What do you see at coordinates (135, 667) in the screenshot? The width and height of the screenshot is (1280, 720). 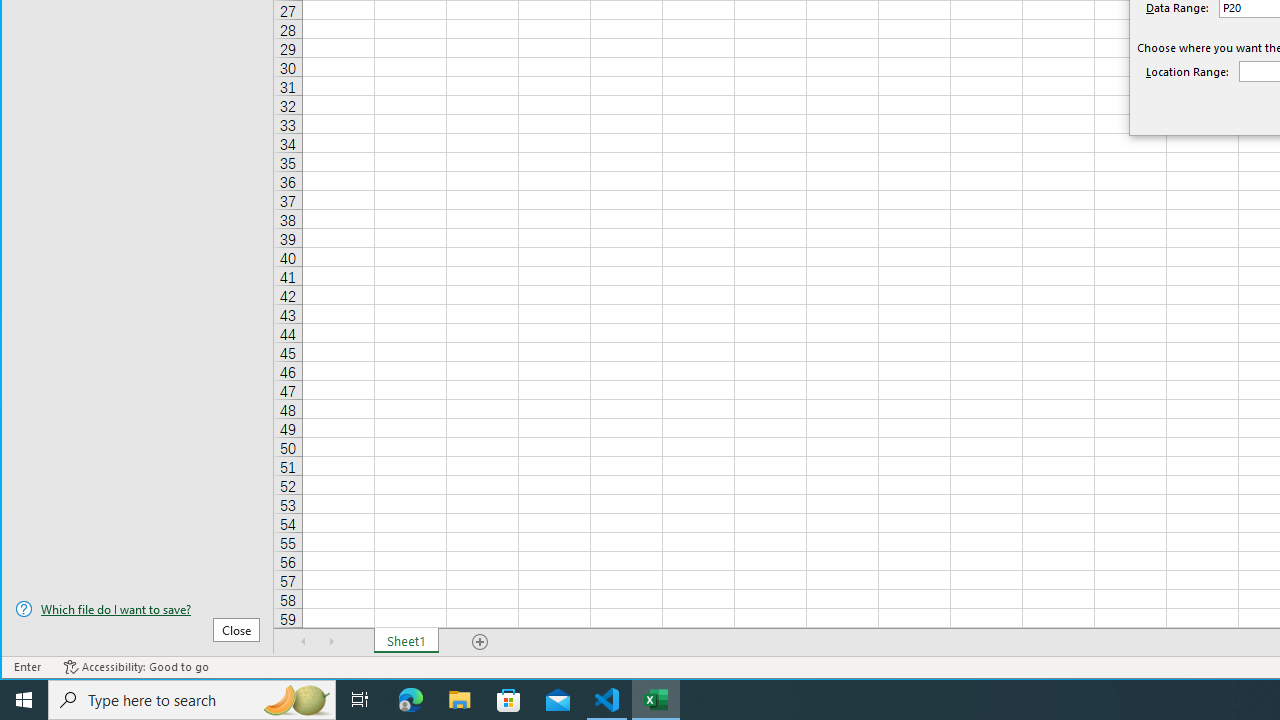 I see `'Accessibility Checker Accessibility: Good to go'` at bounding box center [135, 667].